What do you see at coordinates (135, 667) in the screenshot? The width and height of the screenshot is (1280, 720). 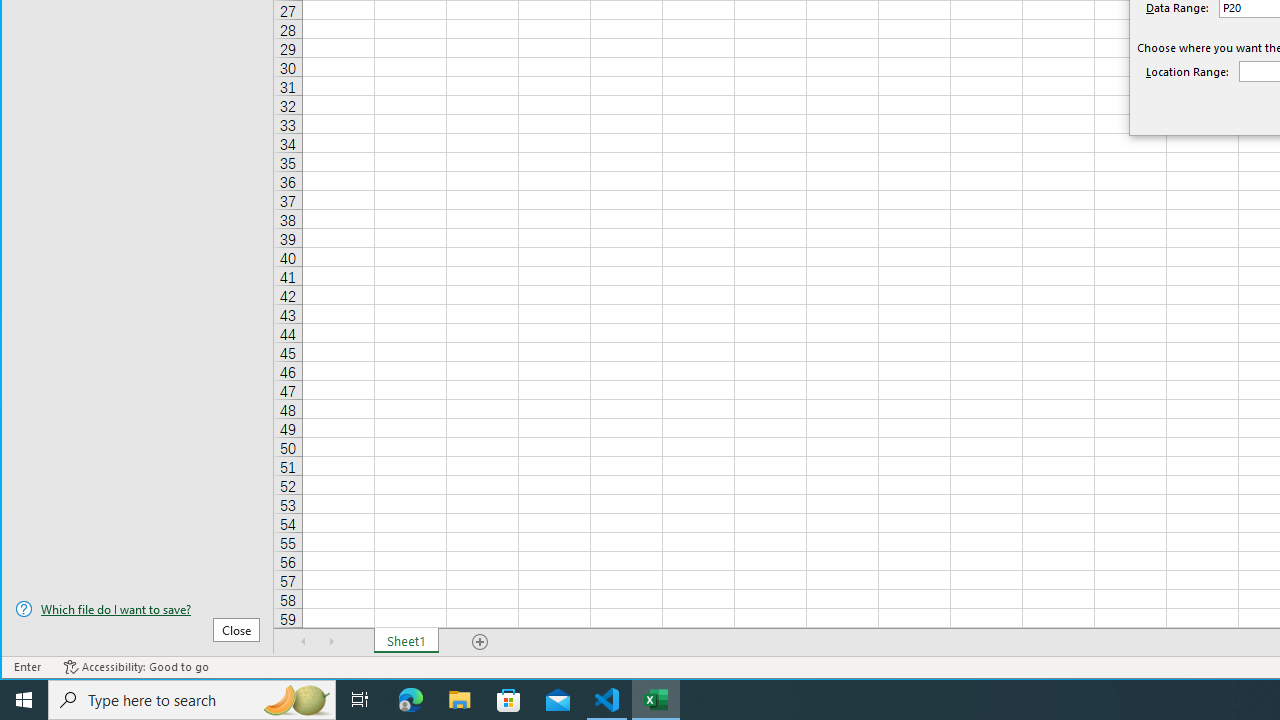 I see `'Accessibility Checker Accessibility: Good to go'` at bounding box center [135, 667].